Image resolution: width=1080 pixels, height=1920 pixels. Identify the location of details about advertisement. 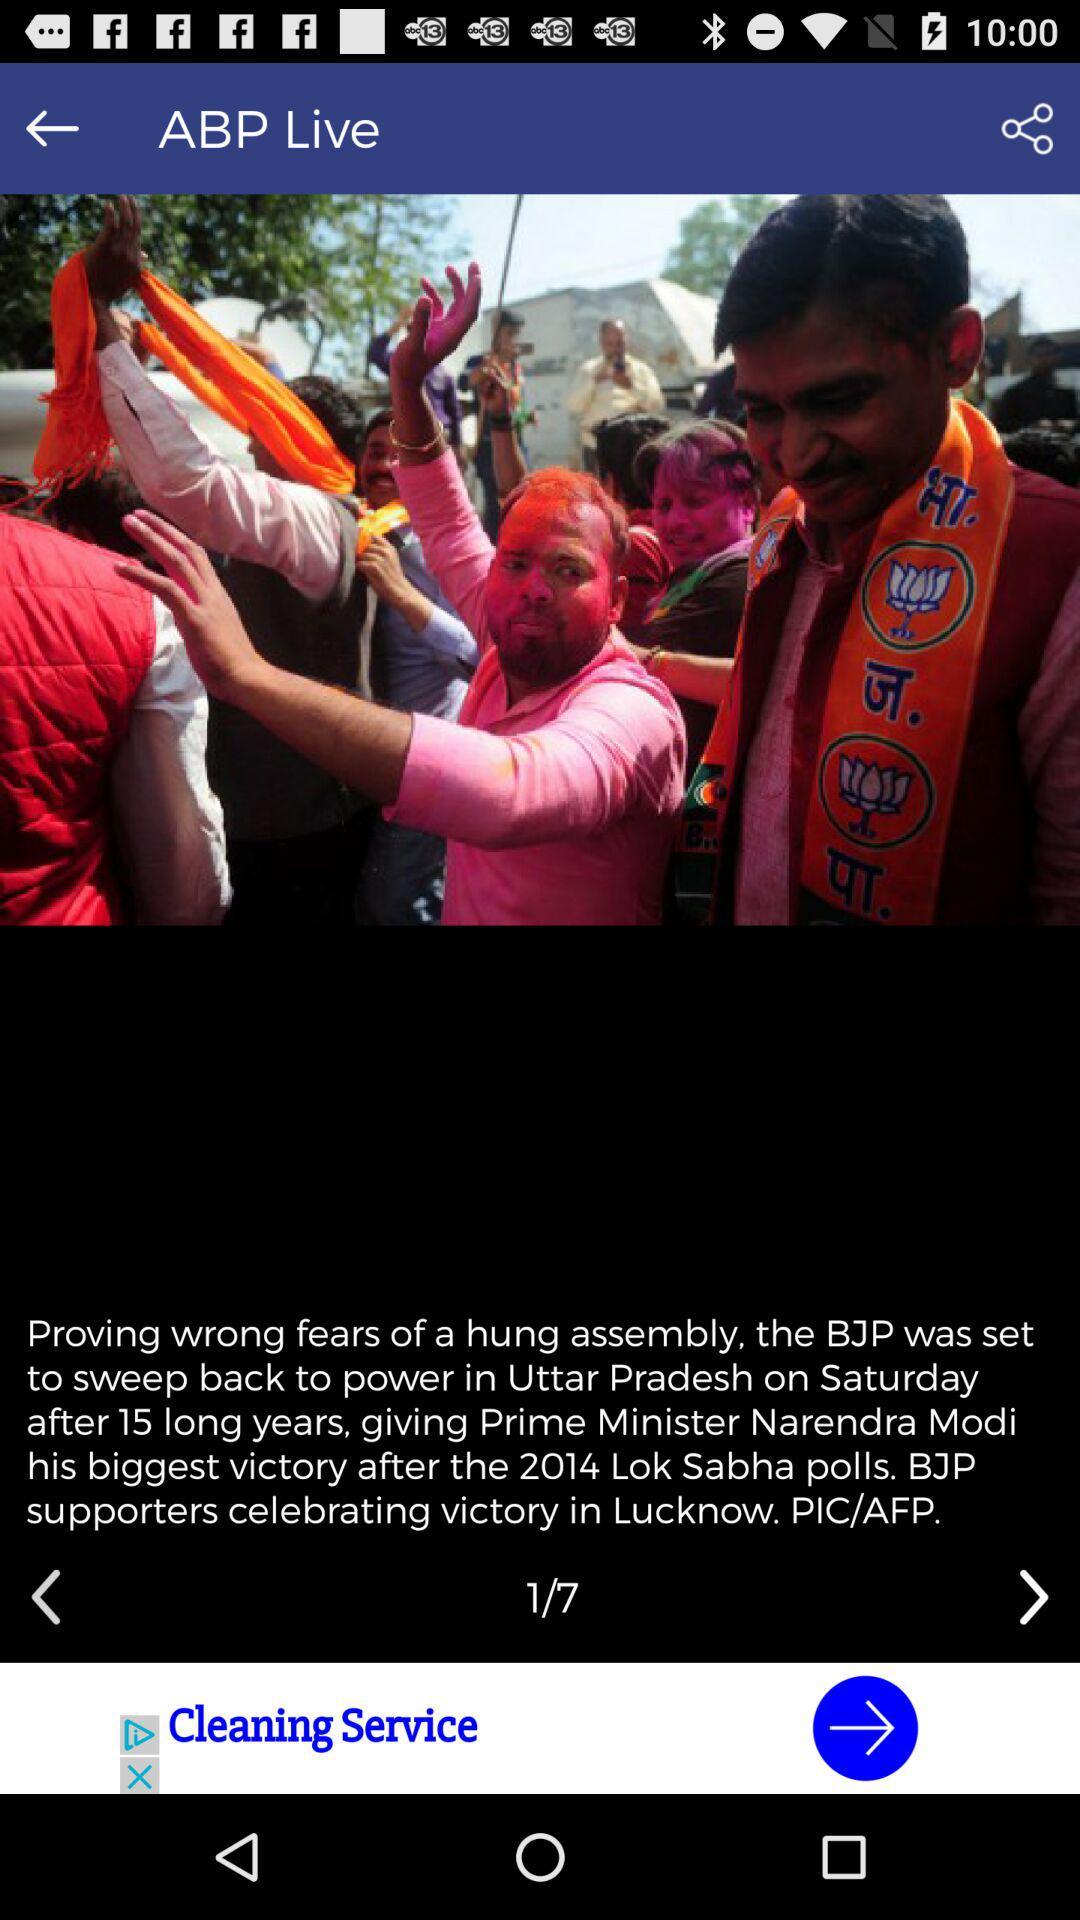
(540, 1727).